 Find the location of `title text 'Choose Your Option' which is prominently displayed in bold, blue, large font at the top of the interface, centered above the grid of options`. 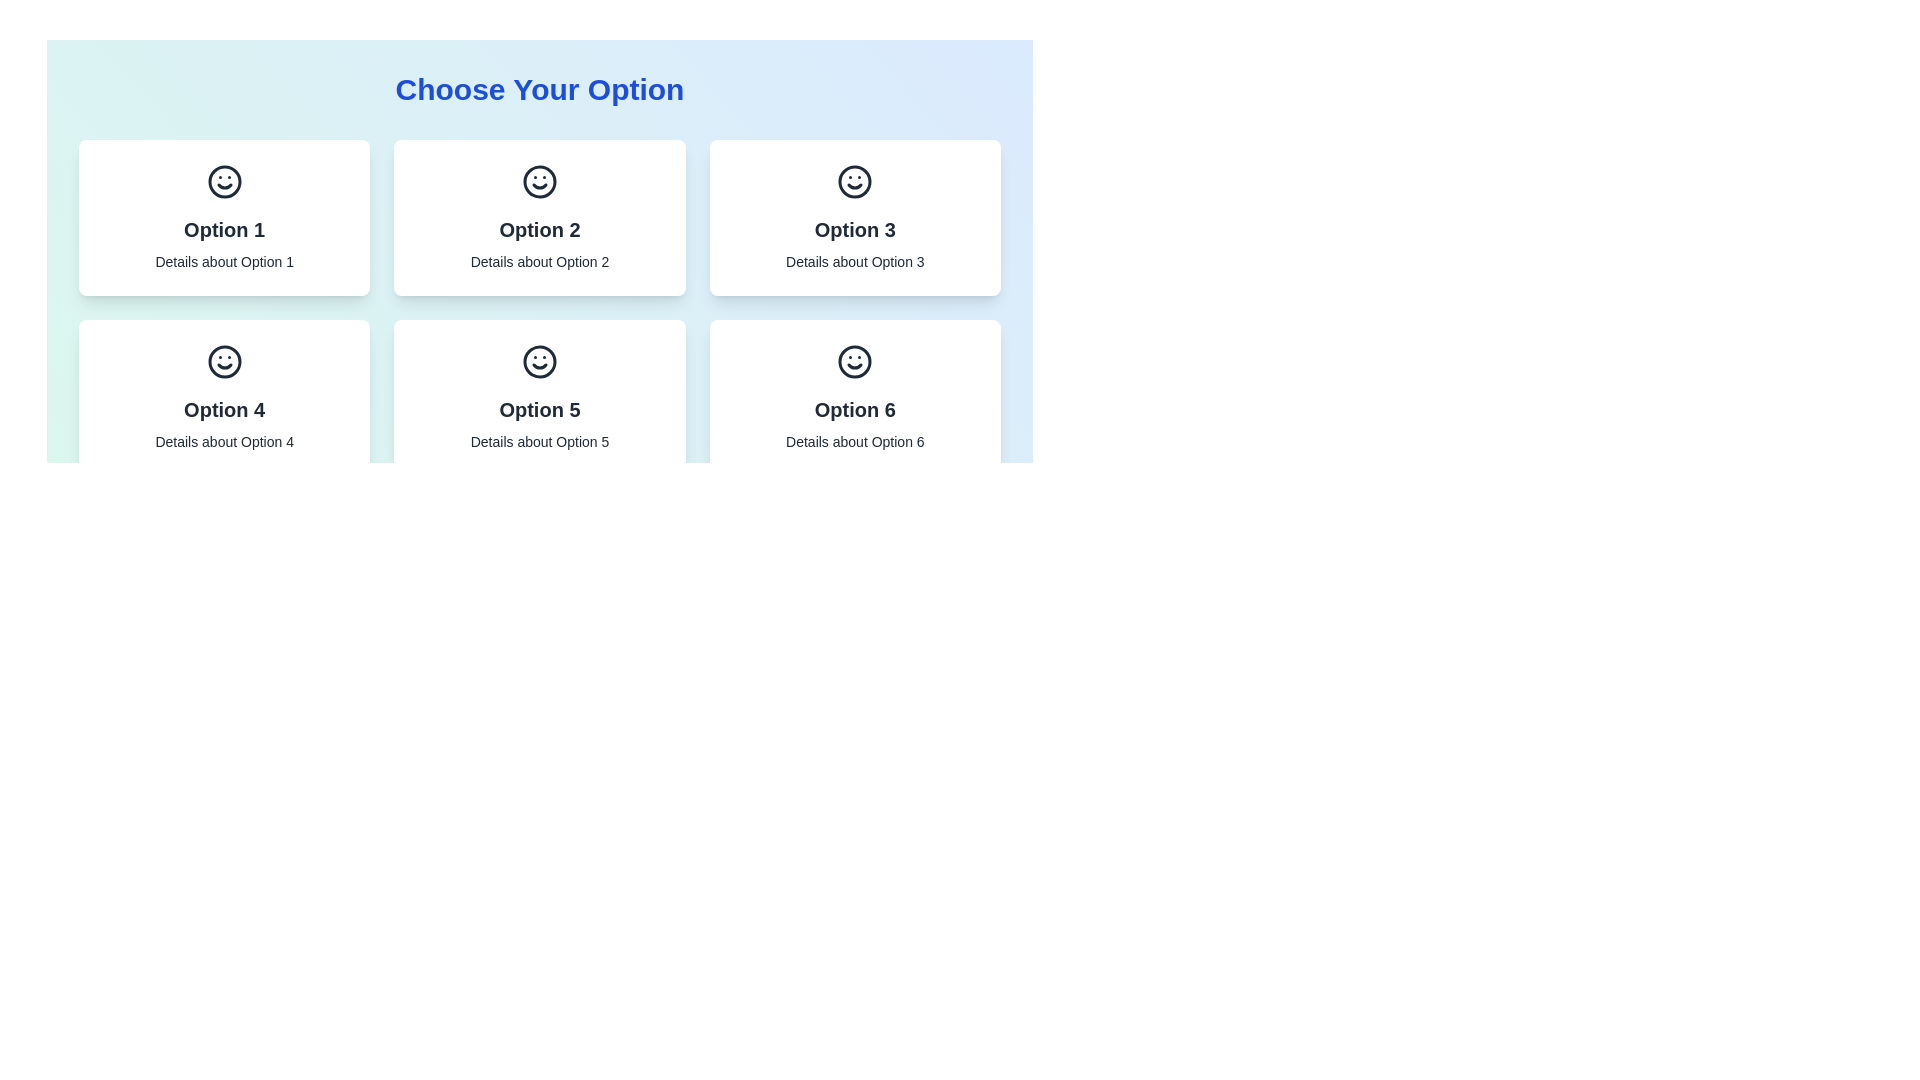

title text 'Choose Your Option' which is prominently displayed in bold, blue, large font at the top of the interface, centered above the grid of options is located at coordinates (539, 88).